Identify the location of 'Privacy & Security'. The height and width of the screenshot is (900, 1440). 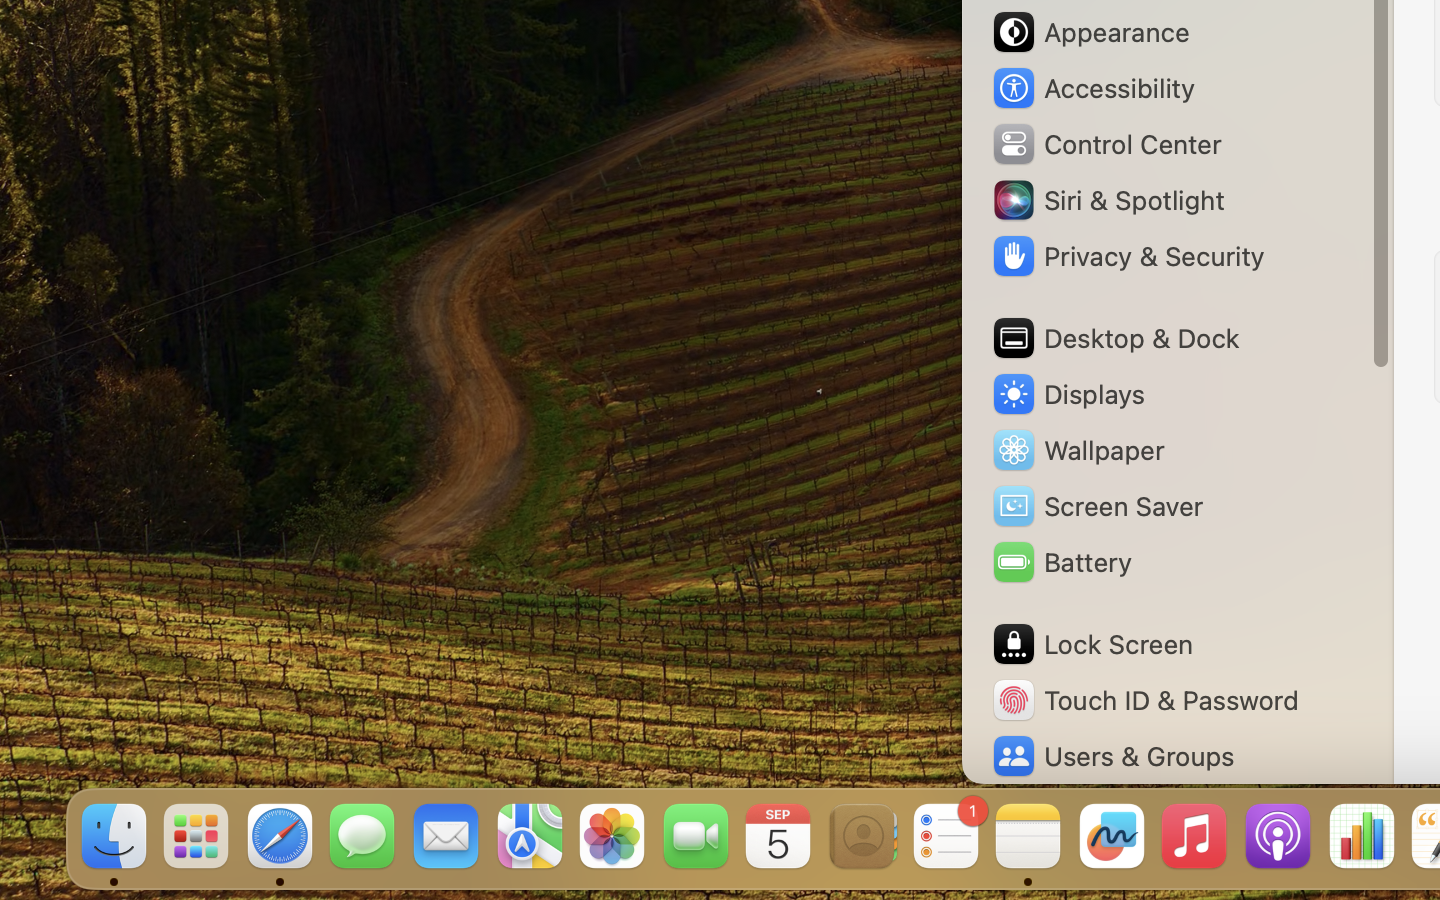
(1125, 254).